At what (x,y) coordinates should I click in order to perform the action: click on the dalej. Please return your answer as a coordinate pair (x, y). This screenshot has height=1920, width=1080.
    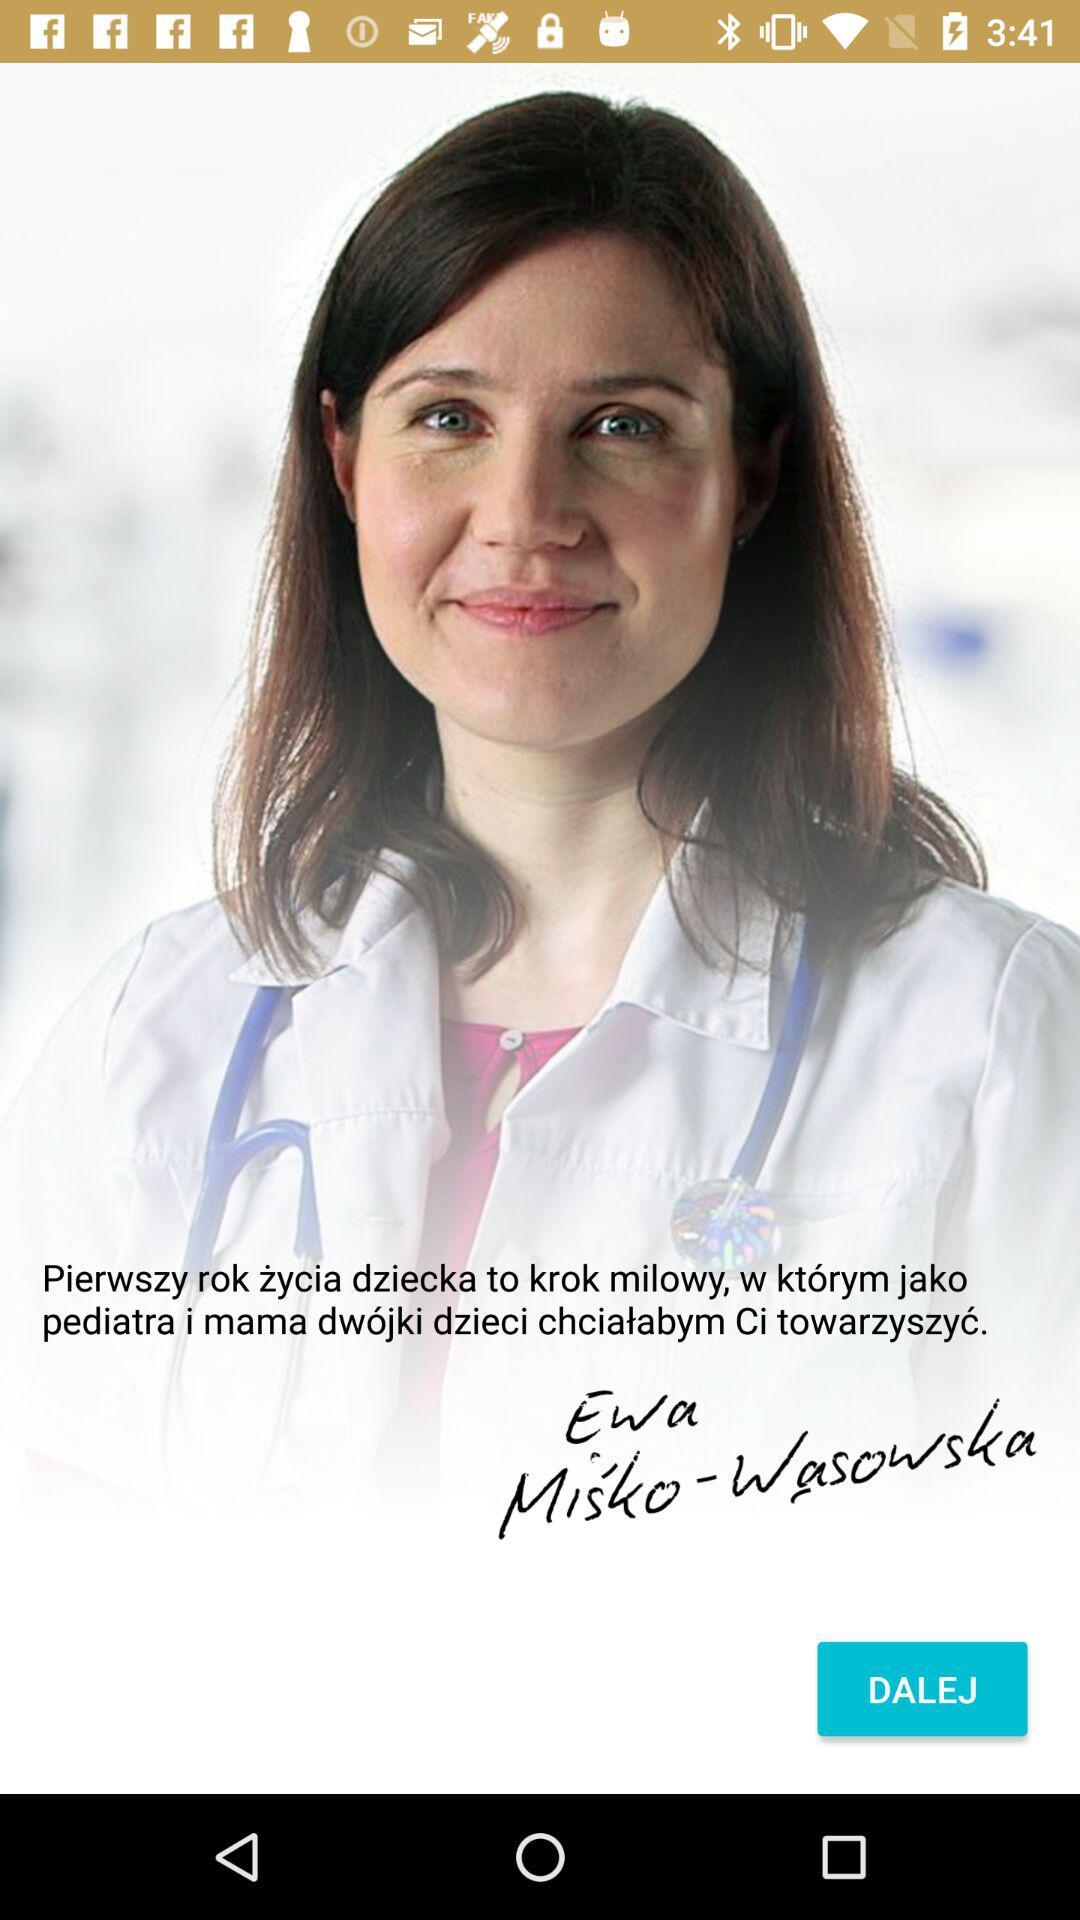
    Looking at the image, I should click on (922, 1688).